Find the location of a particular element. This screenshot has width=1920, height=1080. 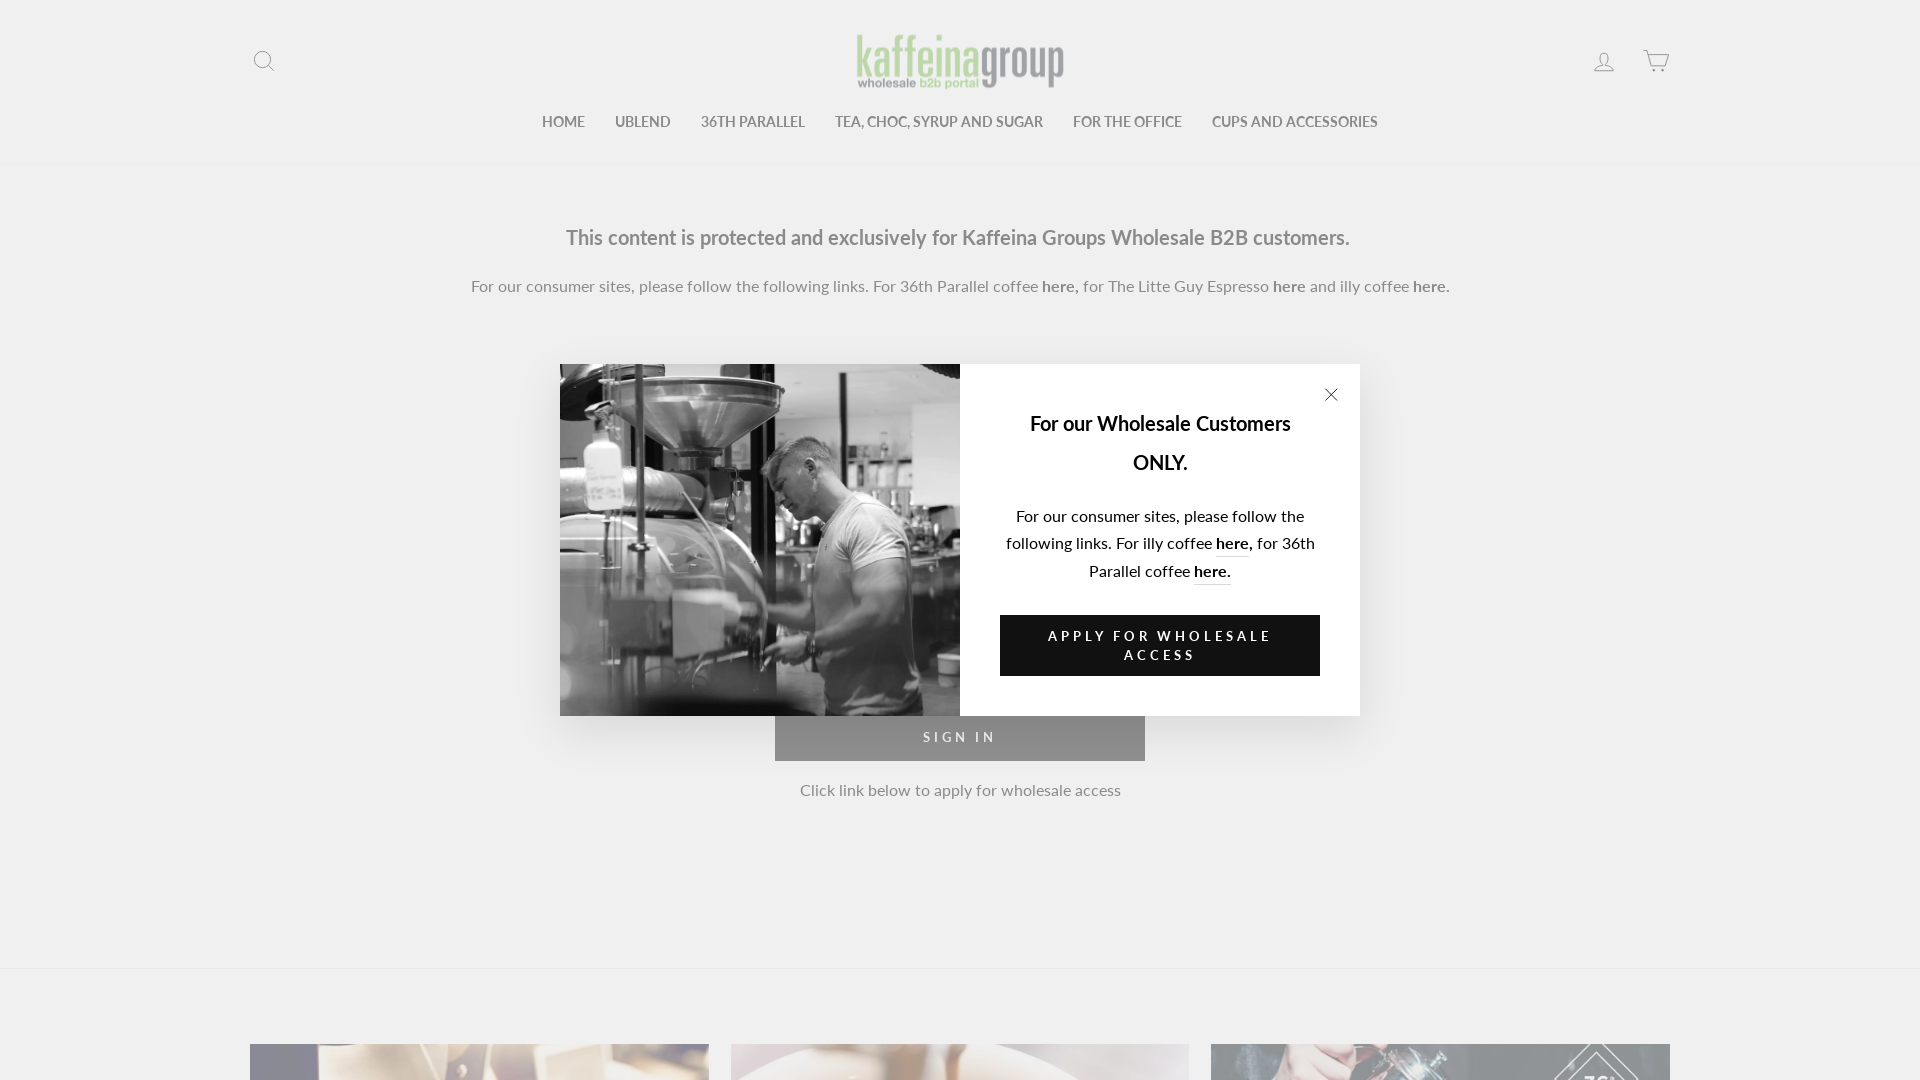

'SEARCH' is located at coordinates (238, 59).